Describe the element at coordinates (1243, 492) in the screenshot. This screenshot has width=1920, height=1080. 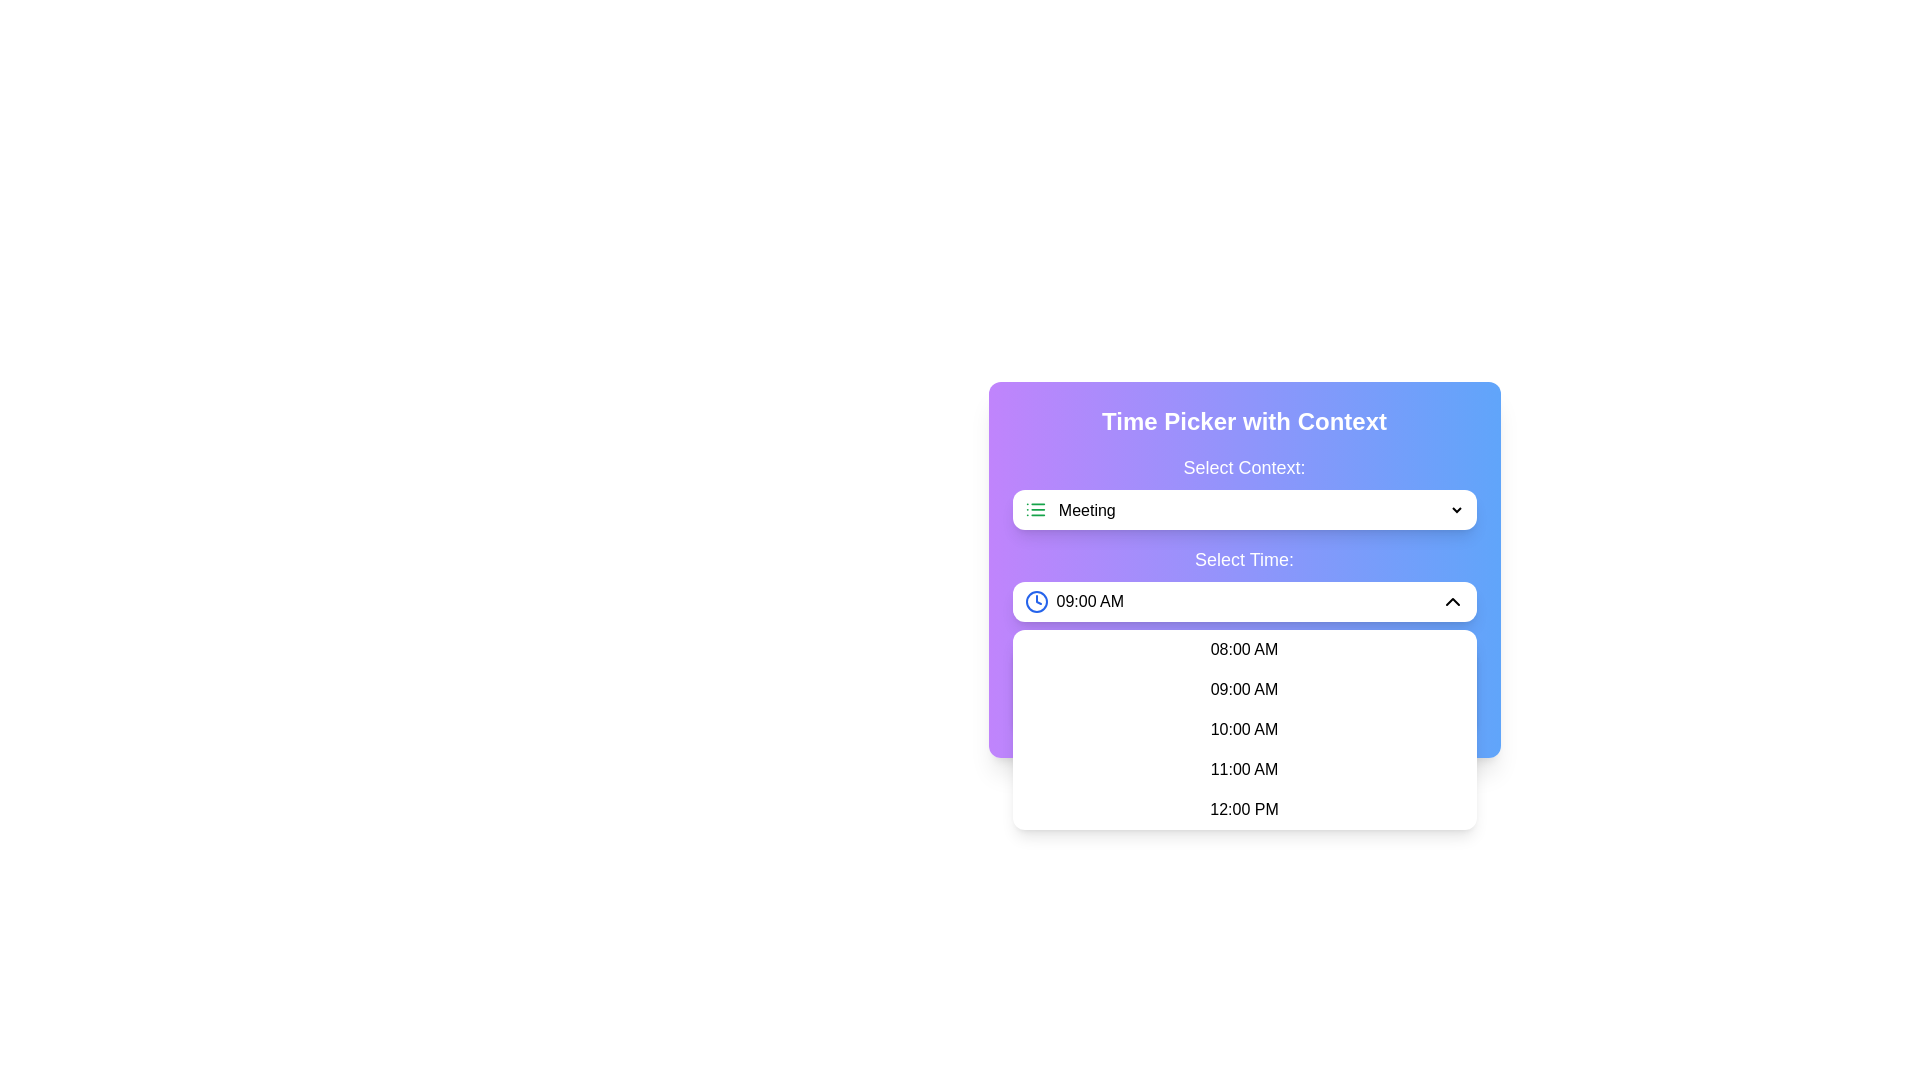
I see `the 'Select Context:' label above the dropdown menu to gather more information` at that location.